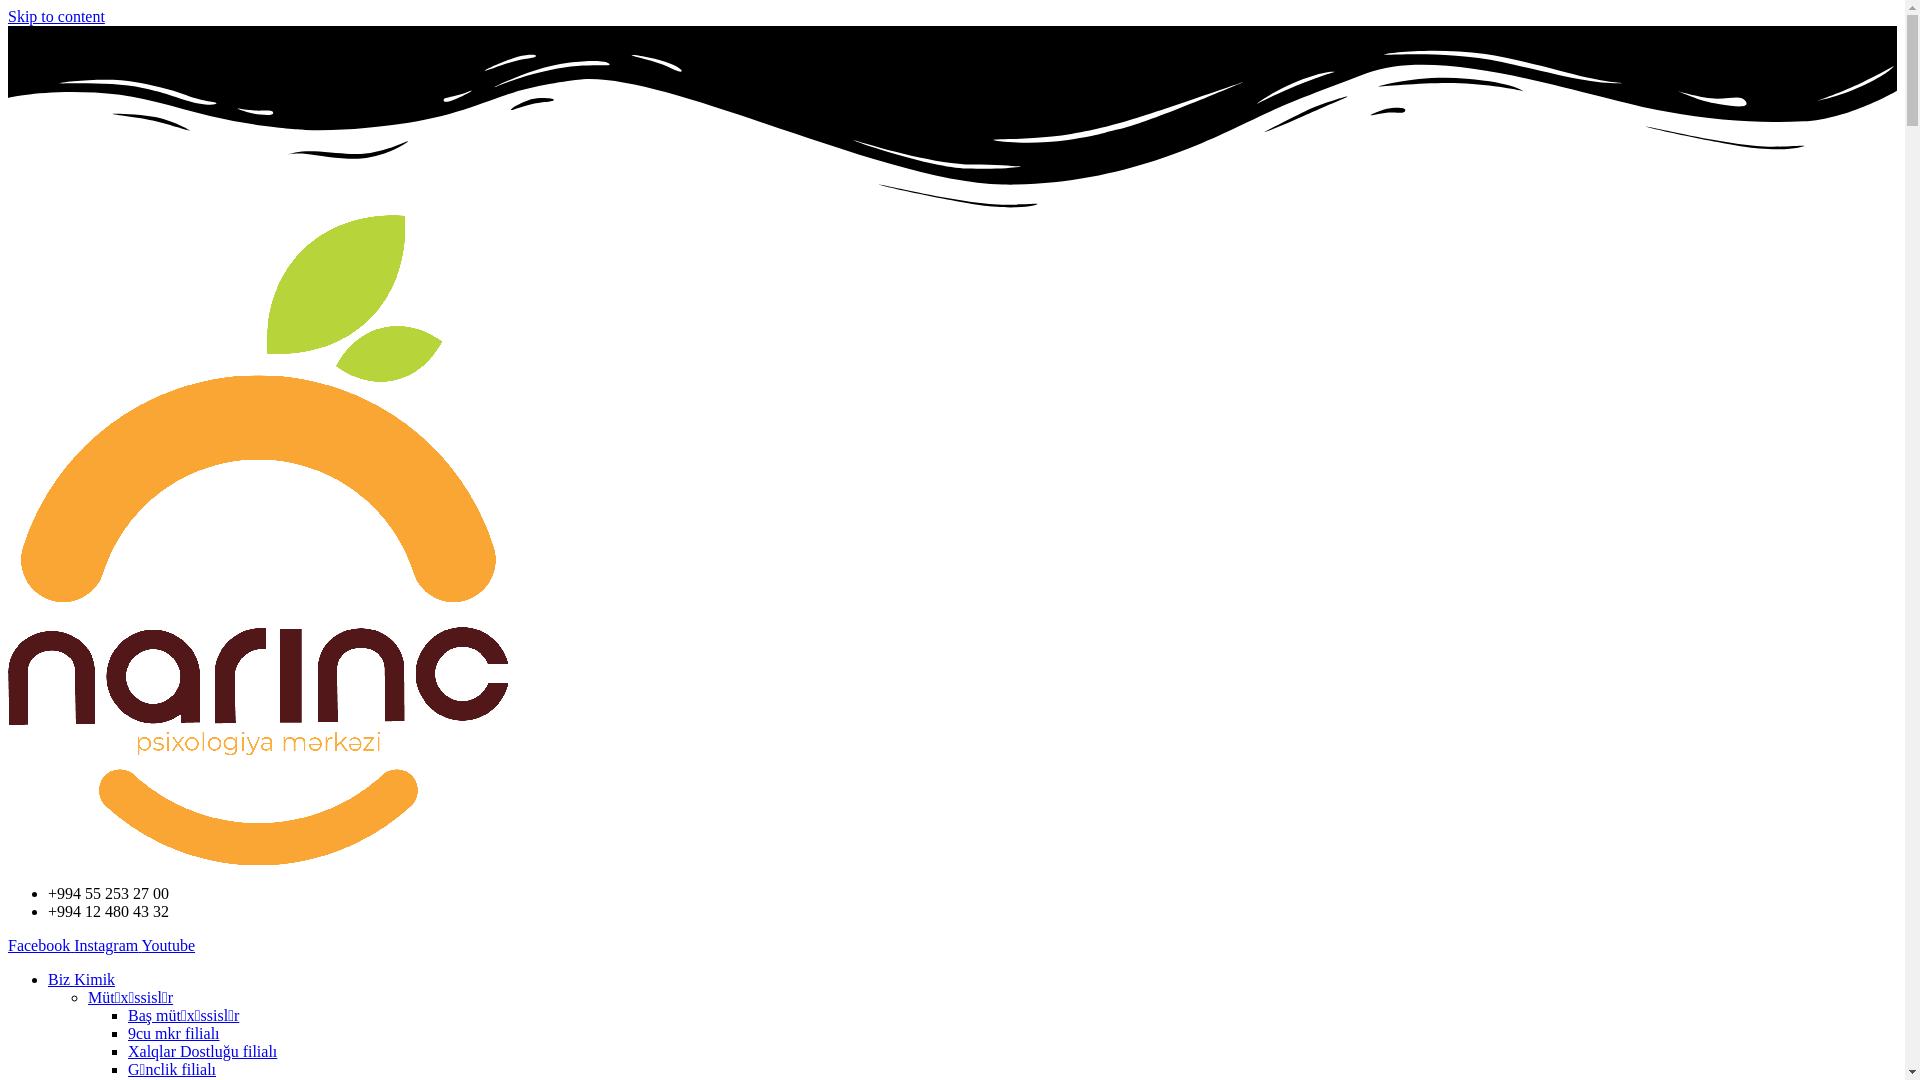 The width and height of the screenshot is (1920, 1080). What do you see at coordinates (41, 945) in the screenshot?
I see `'Facebook'` at bounding box center [41, 945].